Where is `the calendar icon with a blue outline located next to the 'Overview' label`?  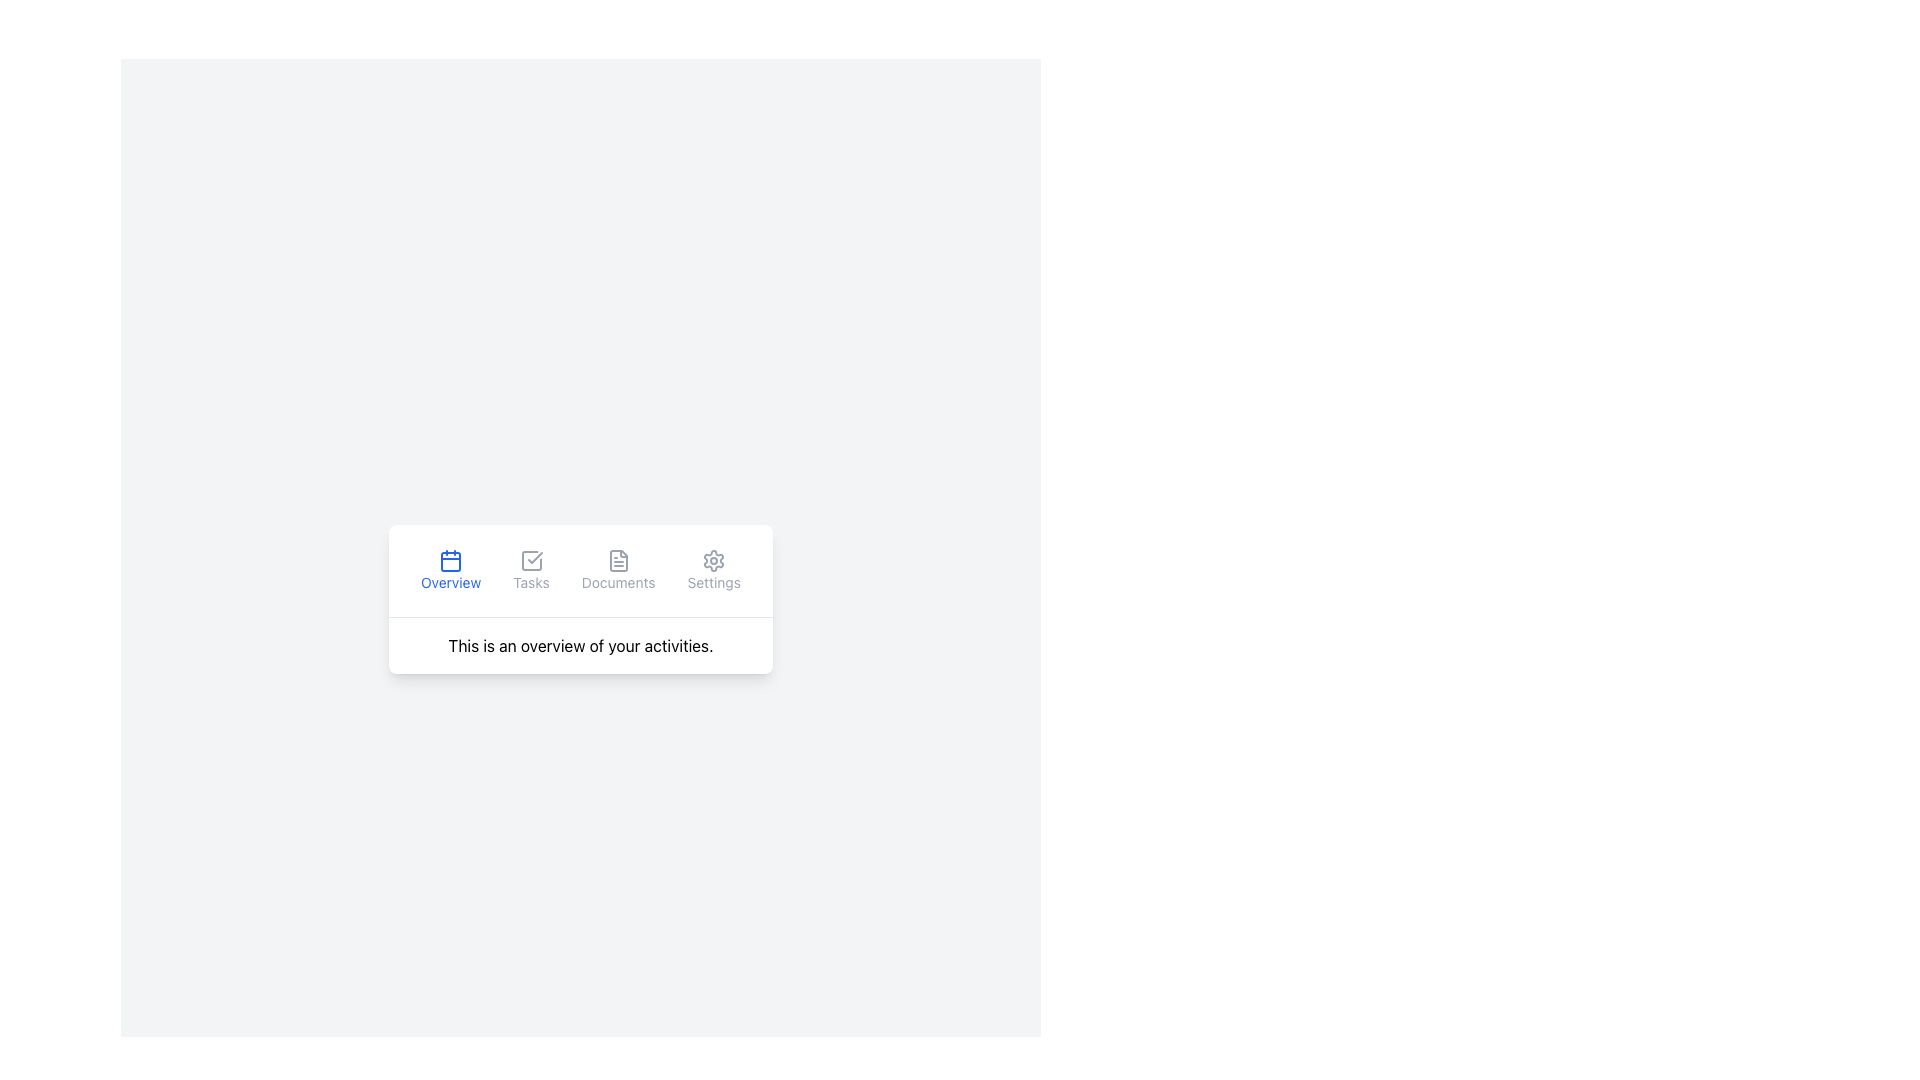
the calendar icon with a blue outline located next to the 'Overview' label is located at coordinates (450, 560).